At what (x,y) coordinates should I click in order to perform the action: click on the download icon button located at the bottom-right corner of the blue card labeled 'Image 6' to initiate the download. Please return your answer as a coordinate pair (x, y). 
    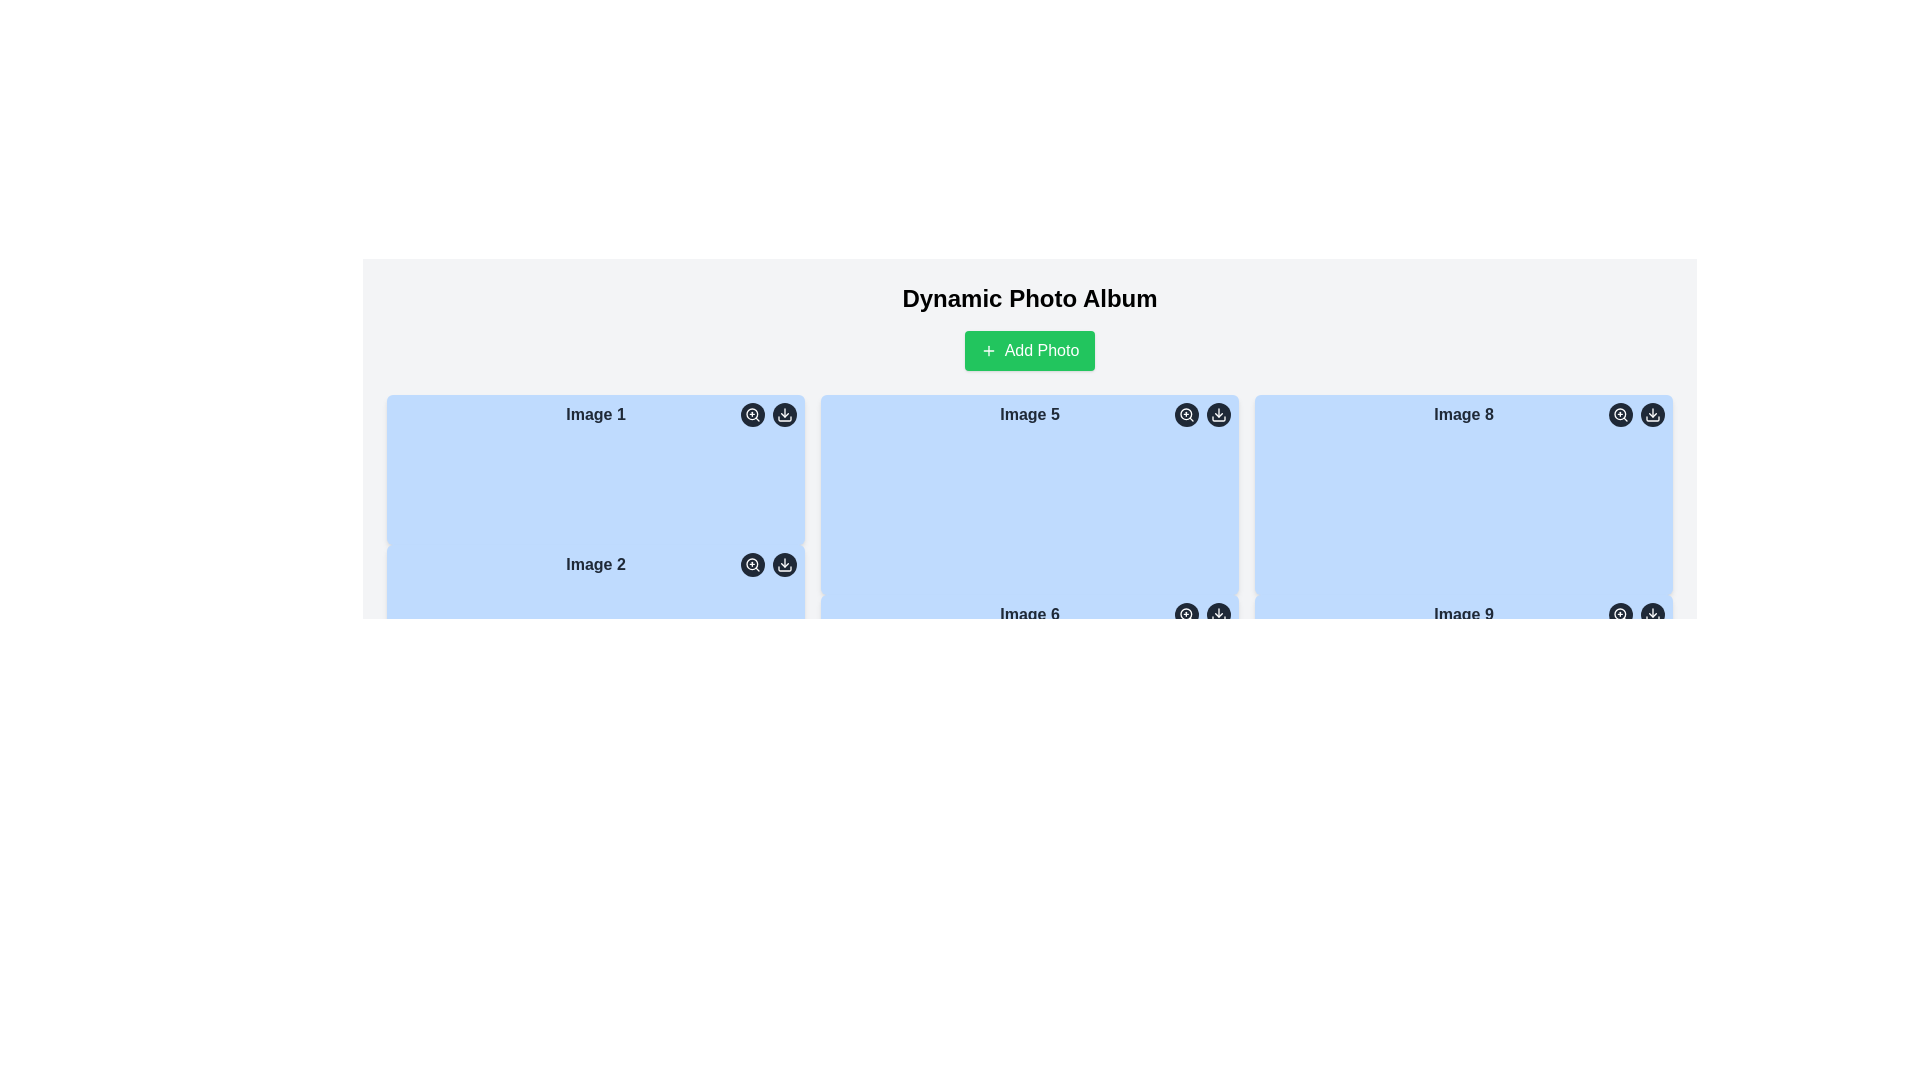
    Looking at the image, I should click on (1218, 613).